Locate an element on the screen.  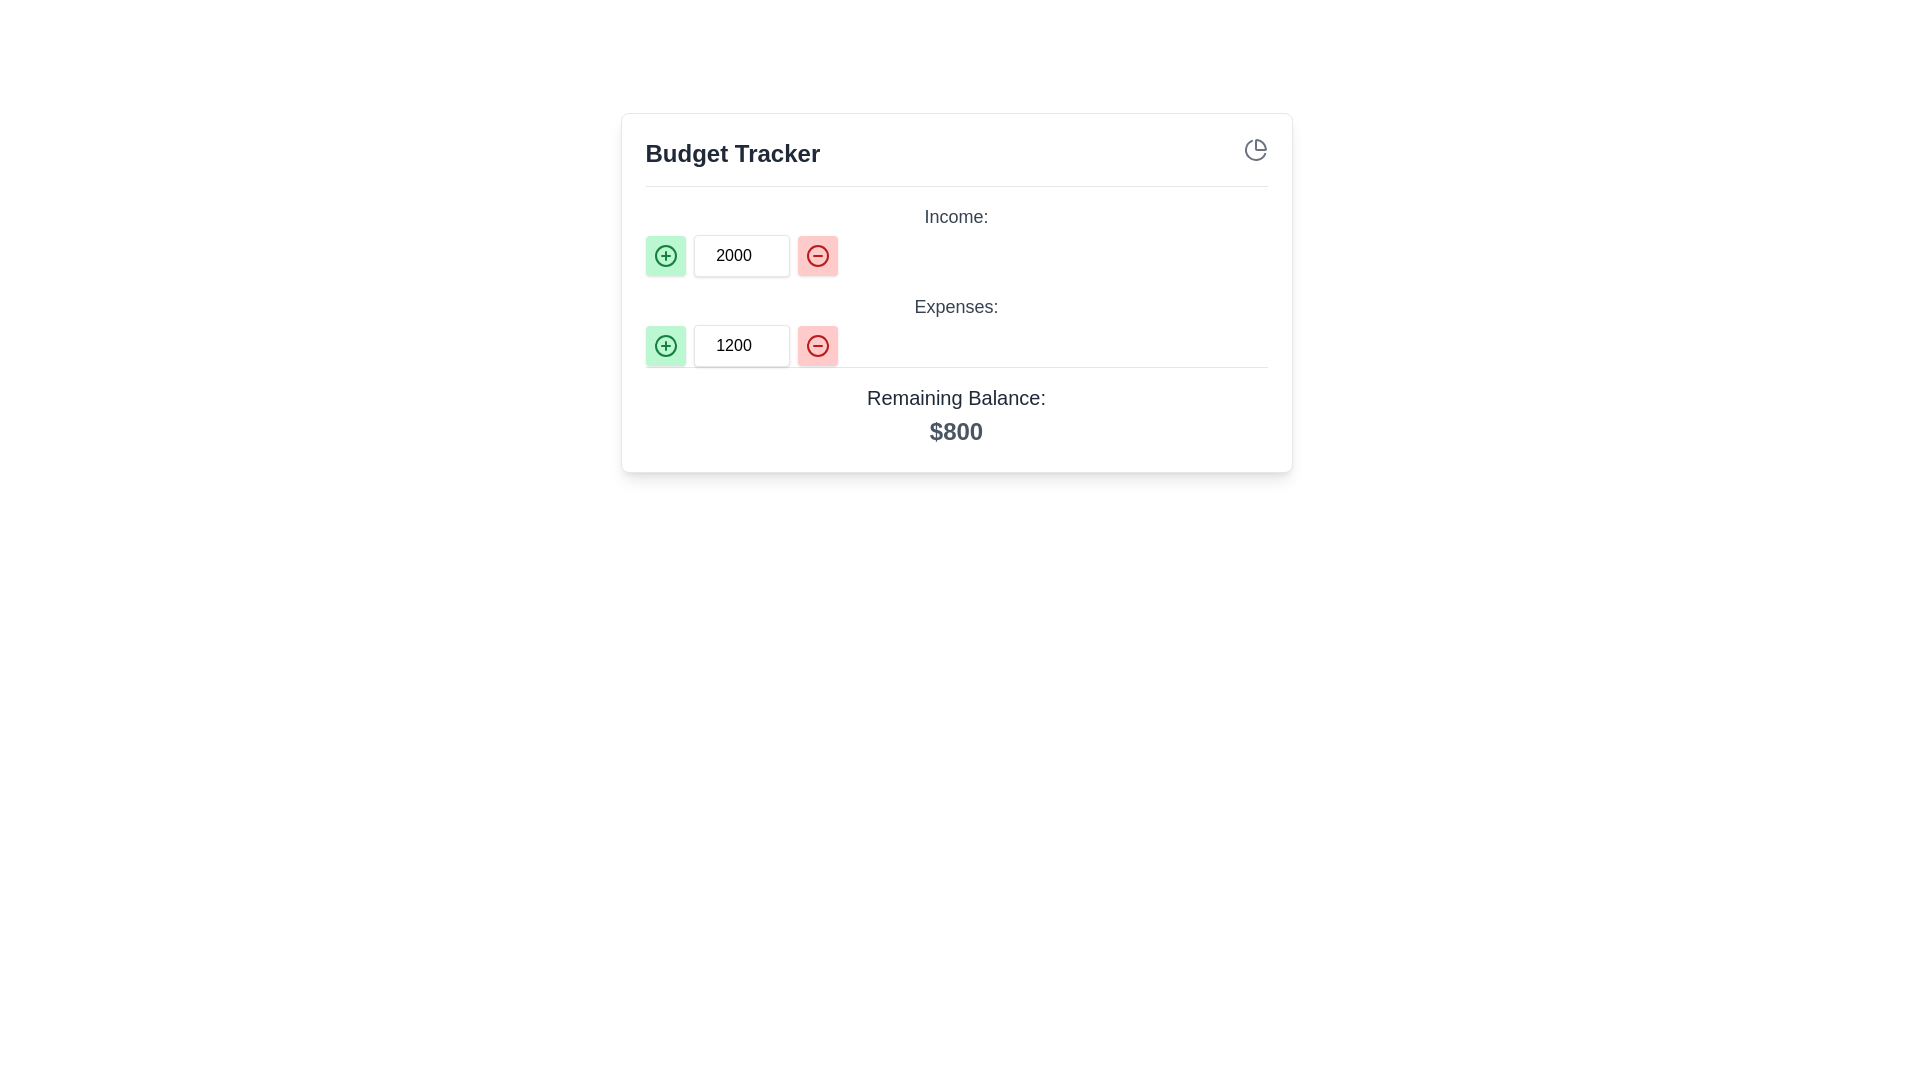
the circular shape of the plus icon in the budget tracker interface, which is used is located at coordinates (665, 254).